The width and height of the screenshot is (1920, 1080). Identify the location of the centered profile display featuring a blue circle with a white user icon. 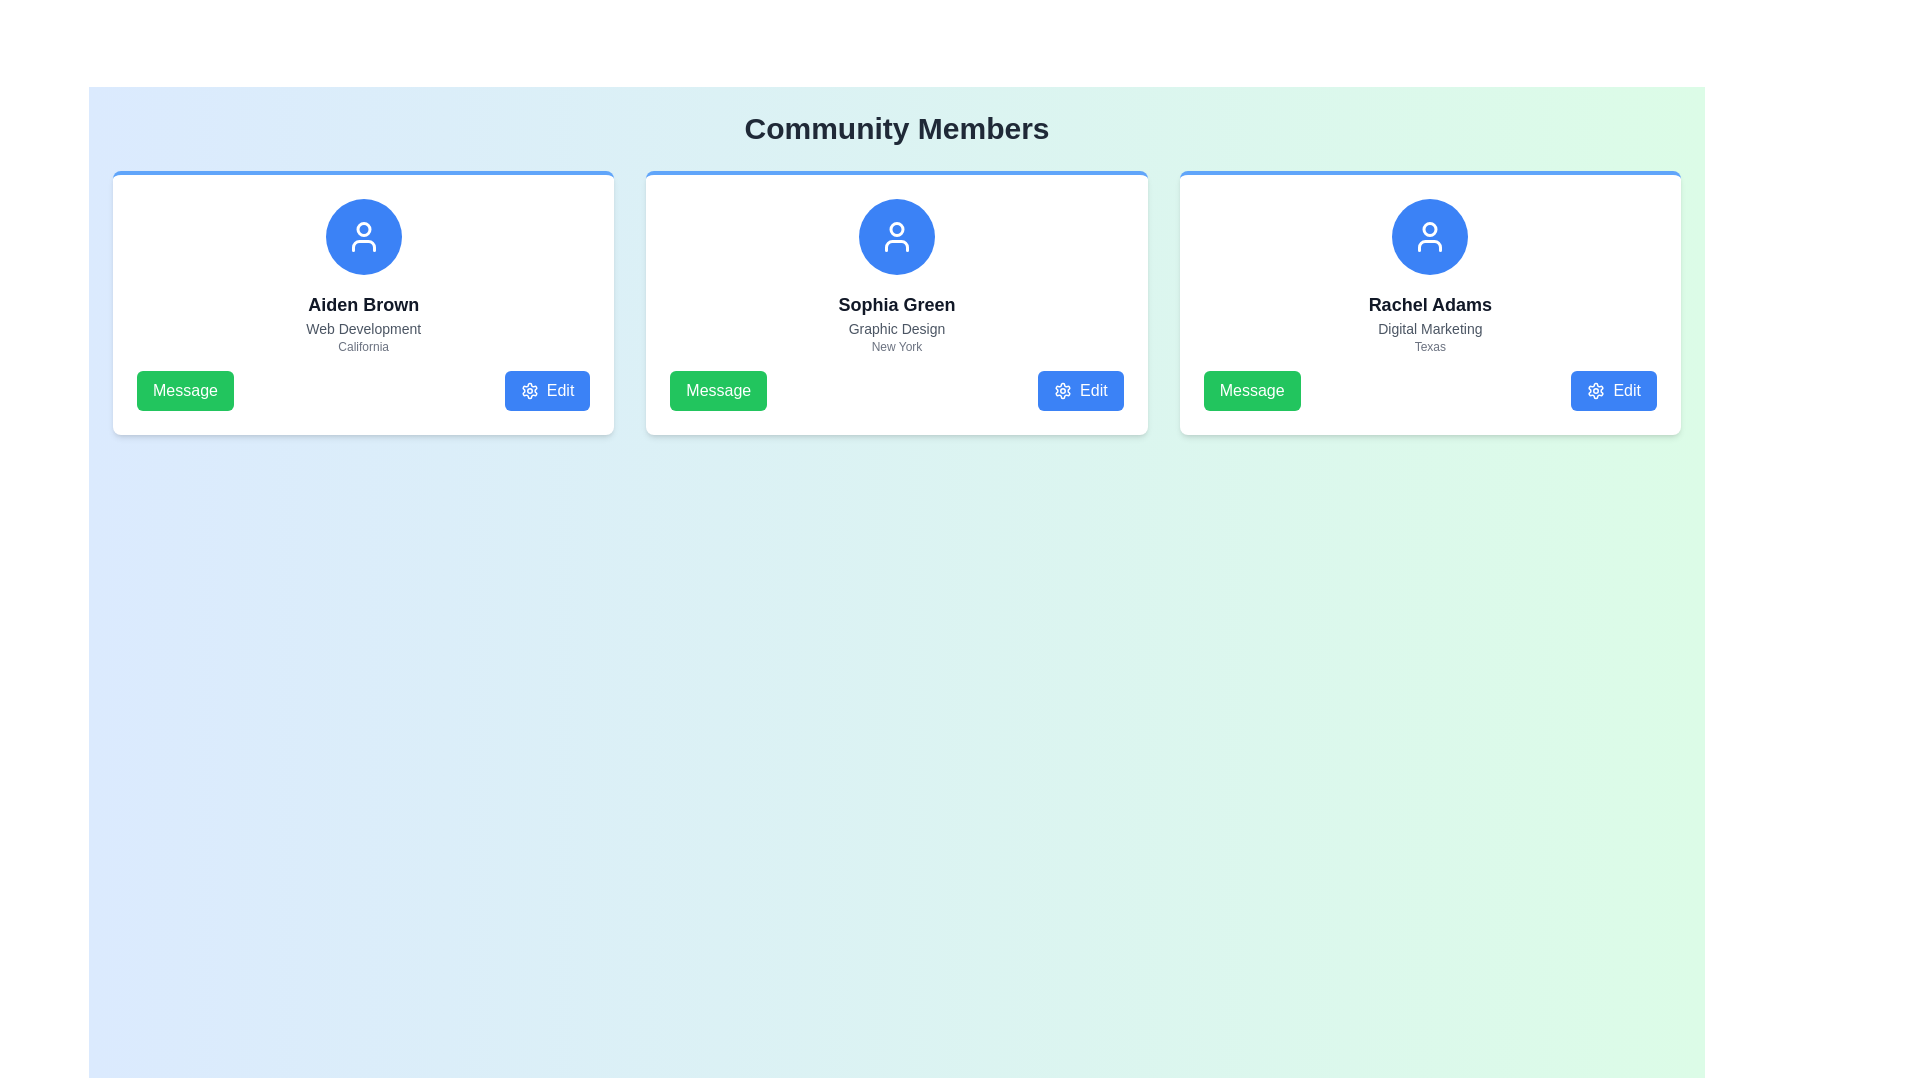
(363, 277).